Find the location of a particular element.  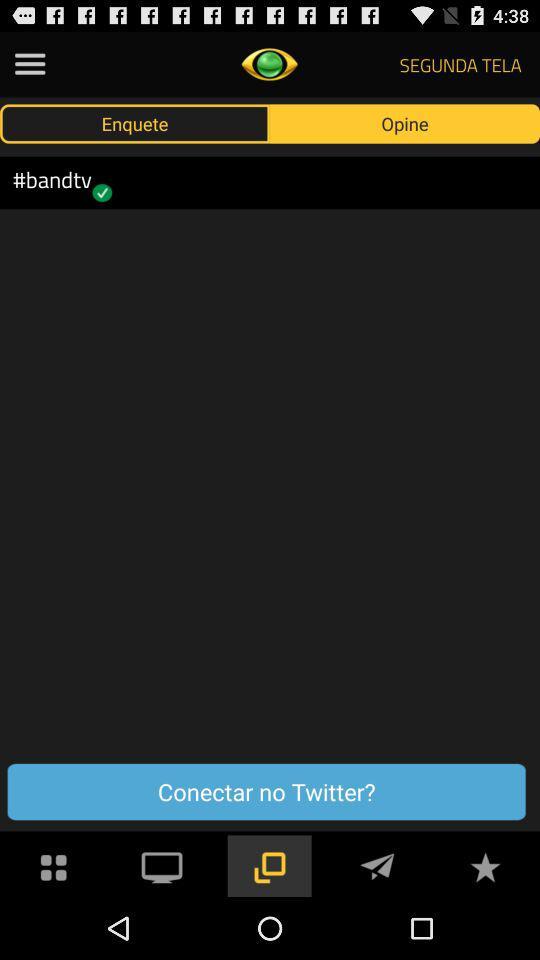

tap for menu is located at coordinates (54, 864).